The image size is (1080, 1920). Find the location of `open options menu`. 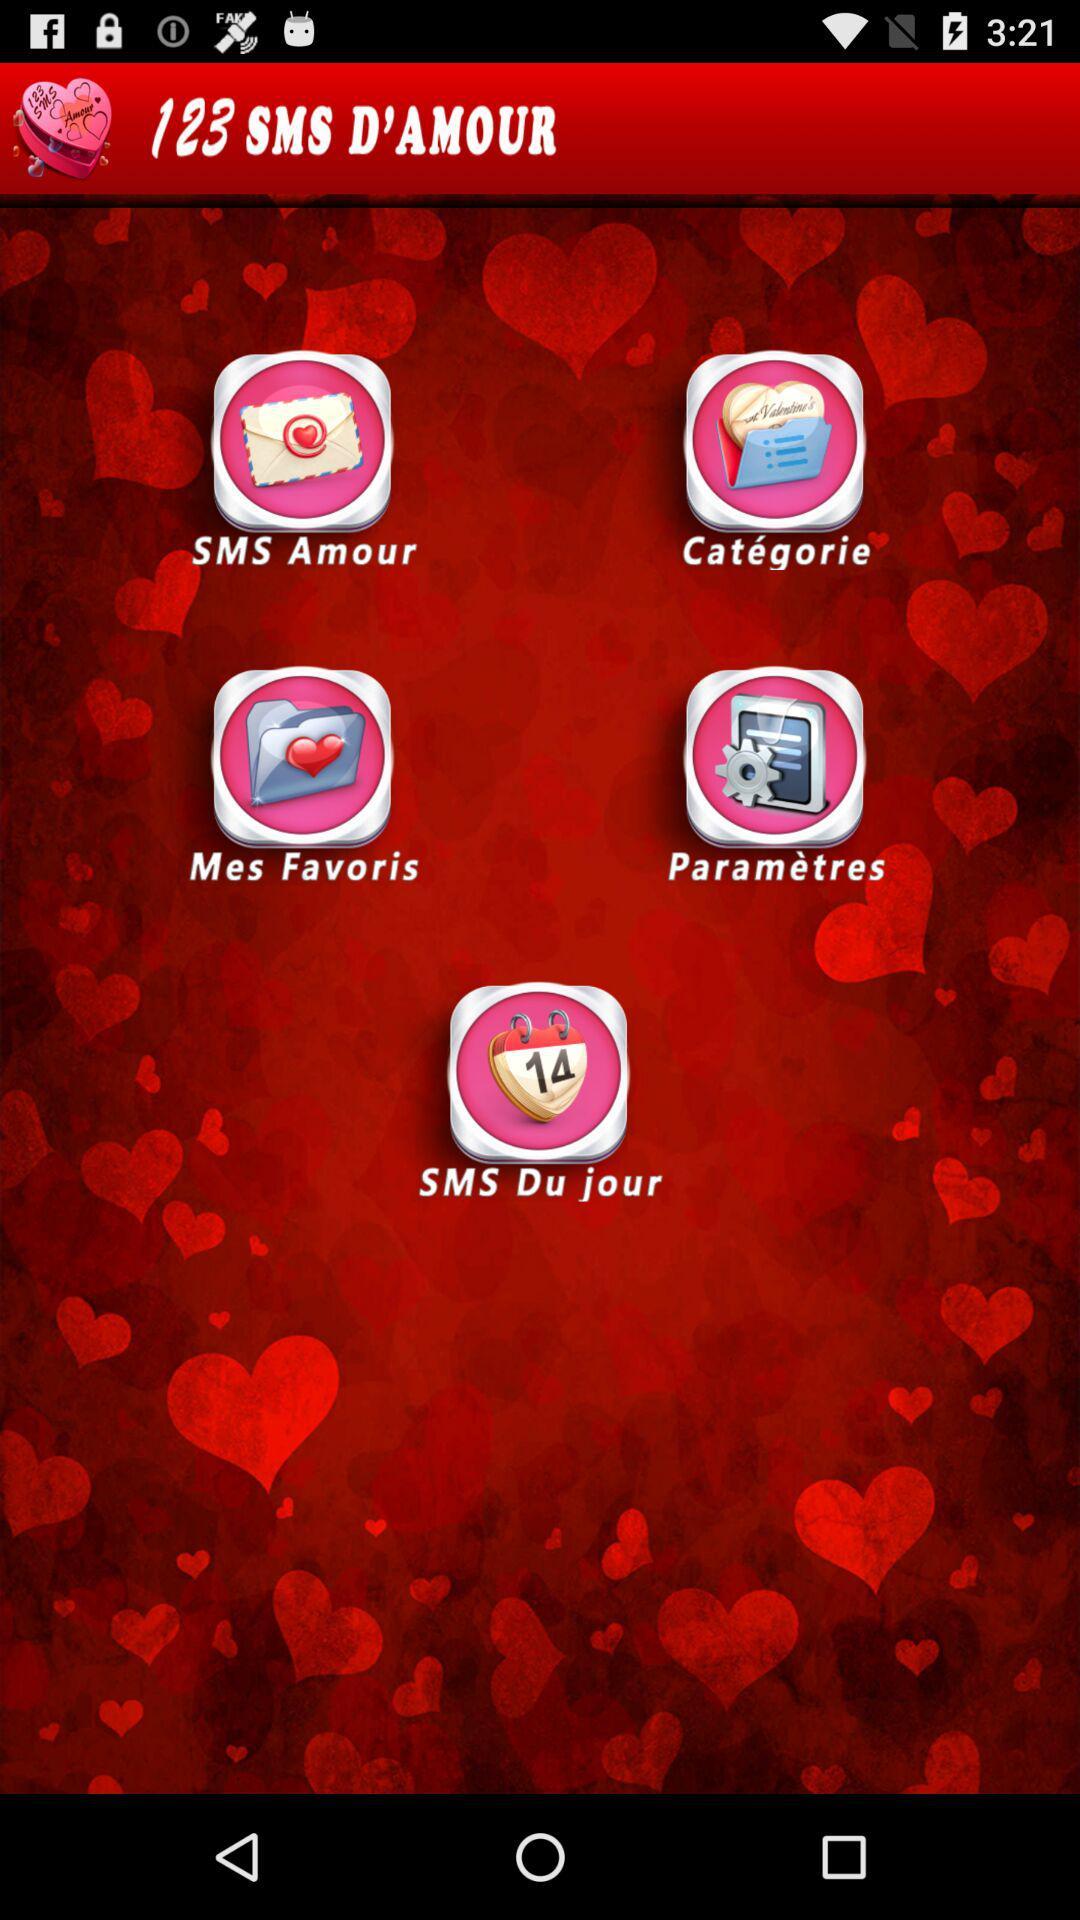

open options menu is located at coordinates (774, 772).